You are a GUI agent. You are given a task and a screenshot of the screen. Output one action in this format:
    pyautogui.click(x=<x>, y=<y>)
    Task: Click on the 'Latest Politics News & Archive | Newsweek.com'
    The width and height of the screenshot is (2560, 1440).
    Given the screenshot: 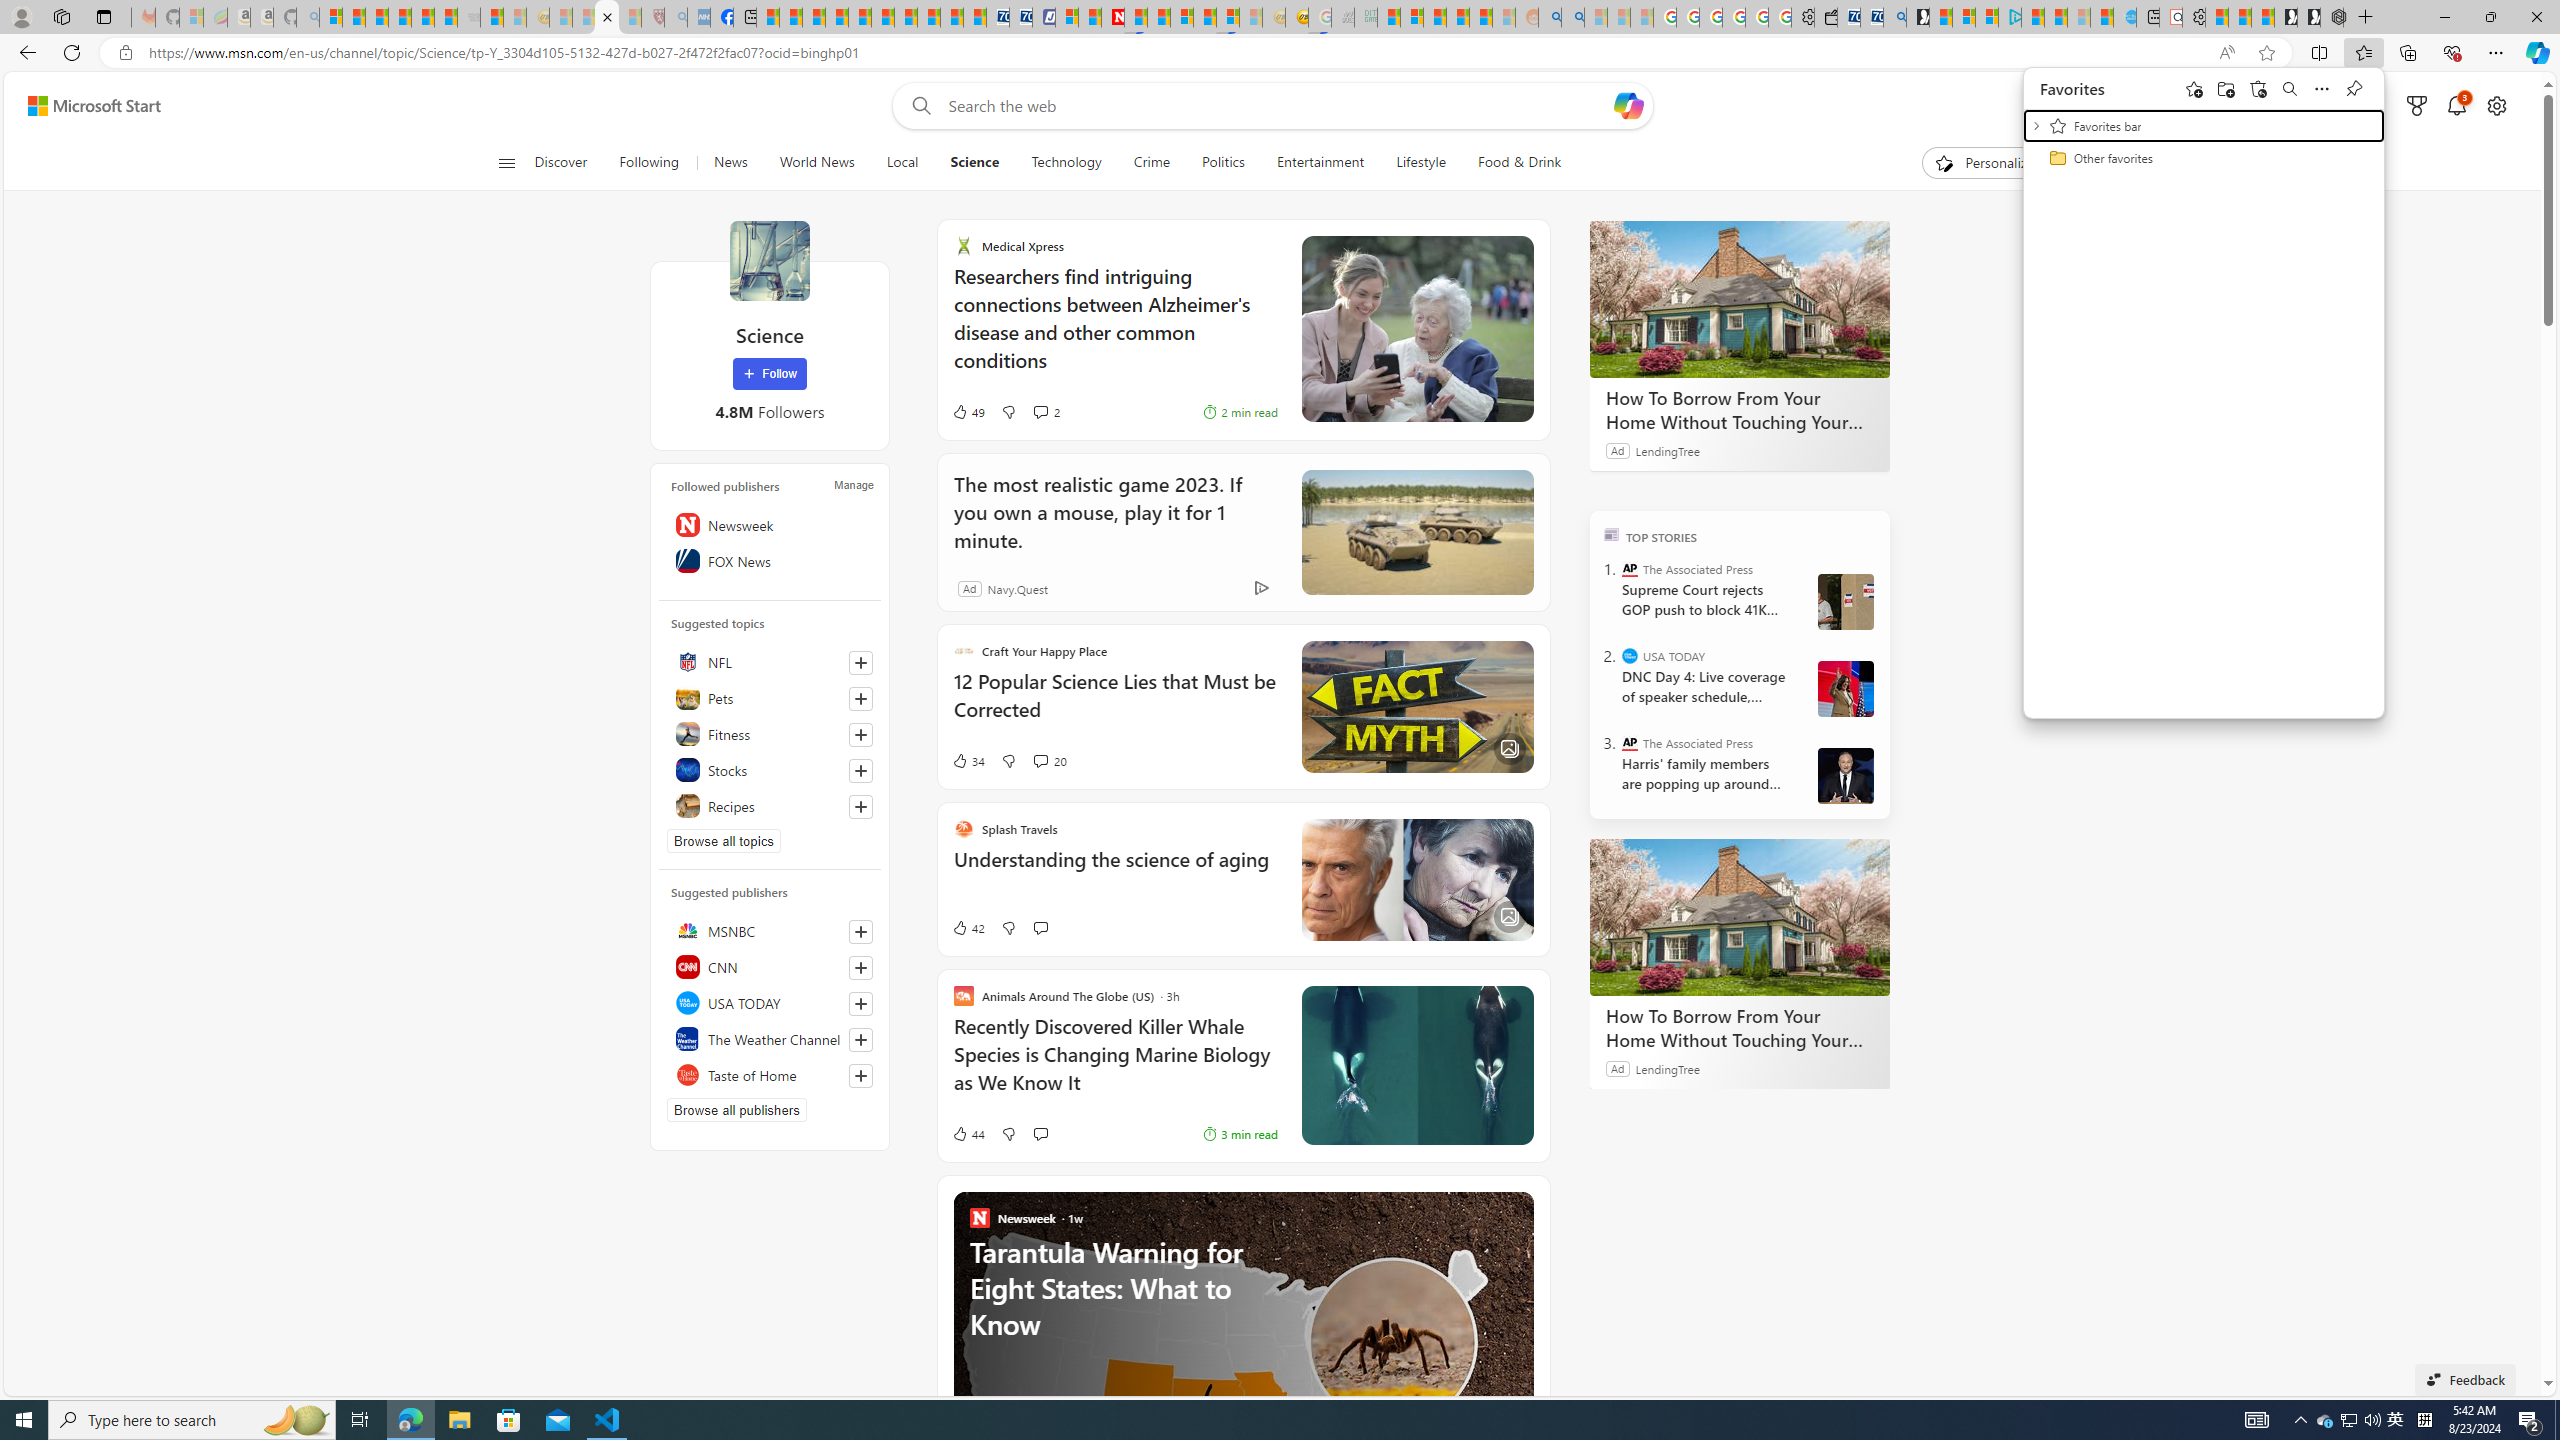 What is the action you would take?
    pyautogui.click(x=1112, y=16)
    